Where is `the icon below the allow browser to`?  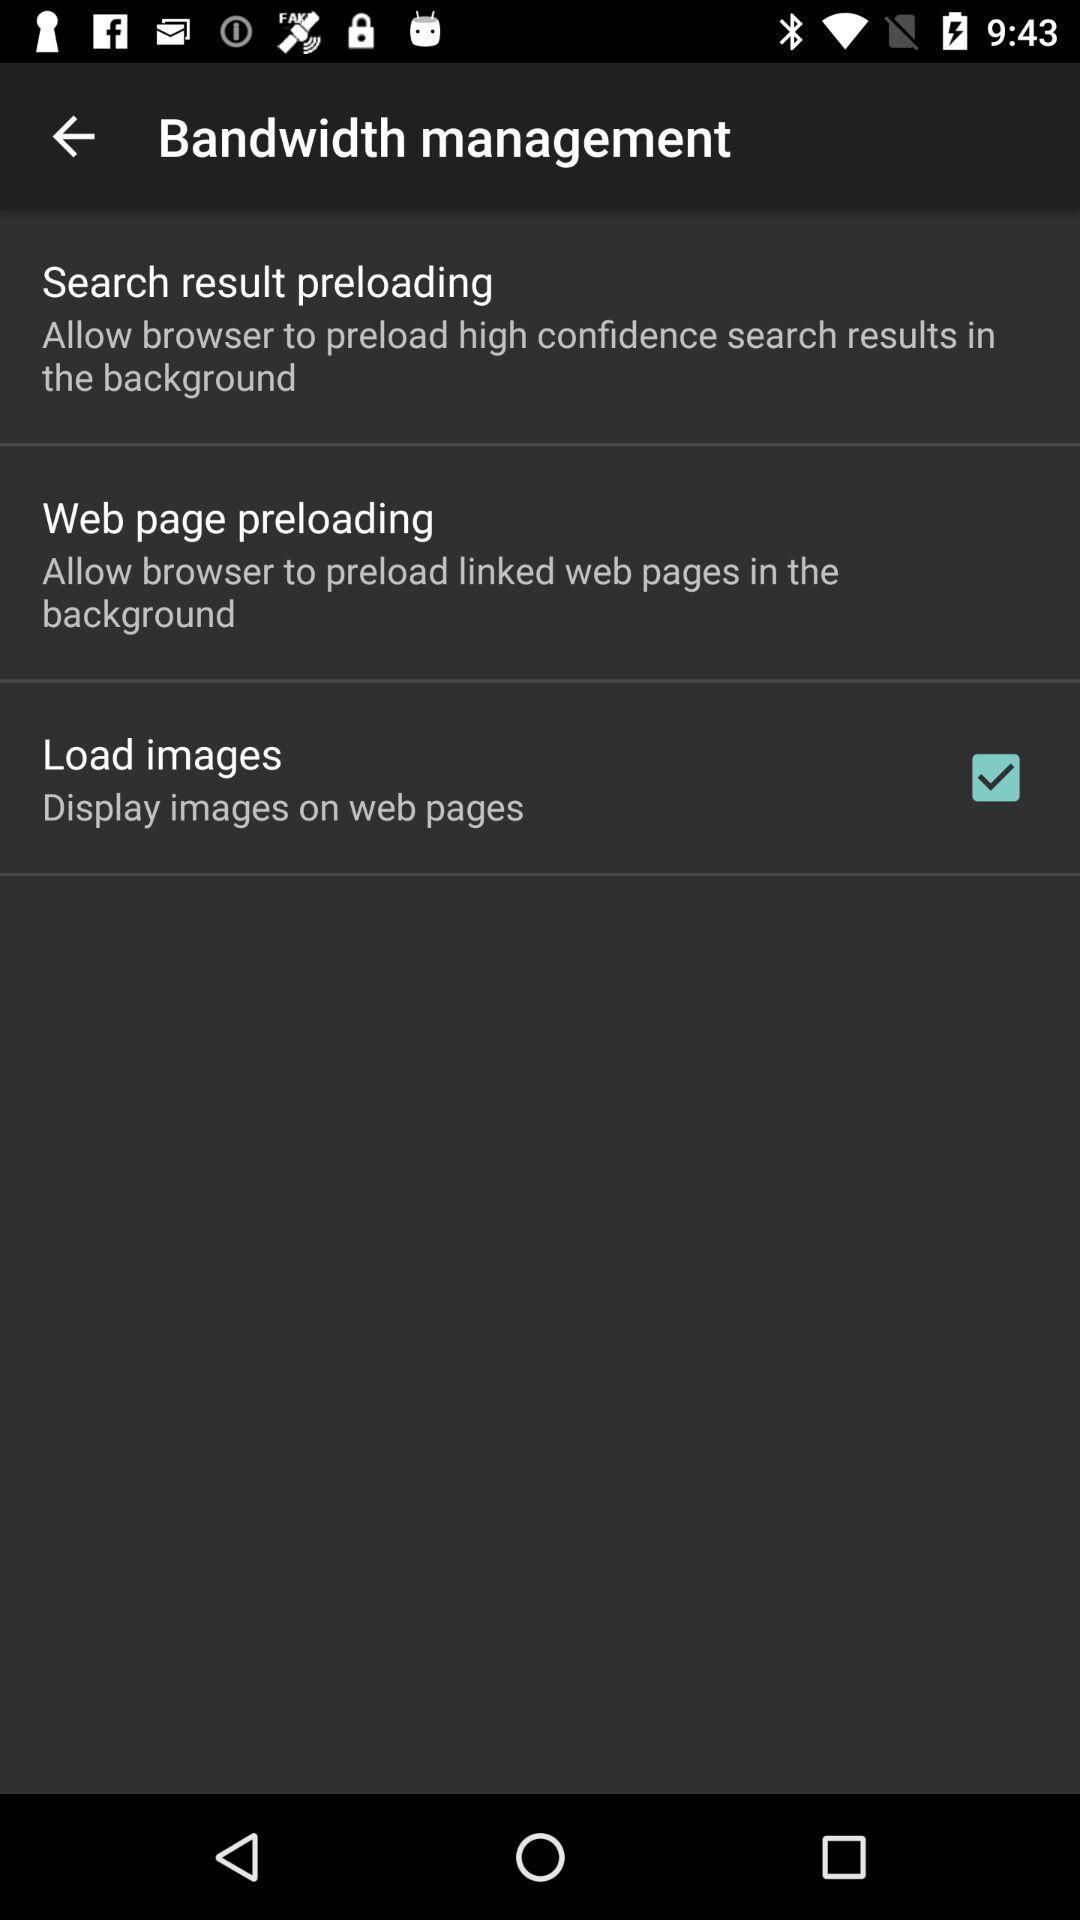
the icon below the allow browser to is located at coordinates (995, 776).